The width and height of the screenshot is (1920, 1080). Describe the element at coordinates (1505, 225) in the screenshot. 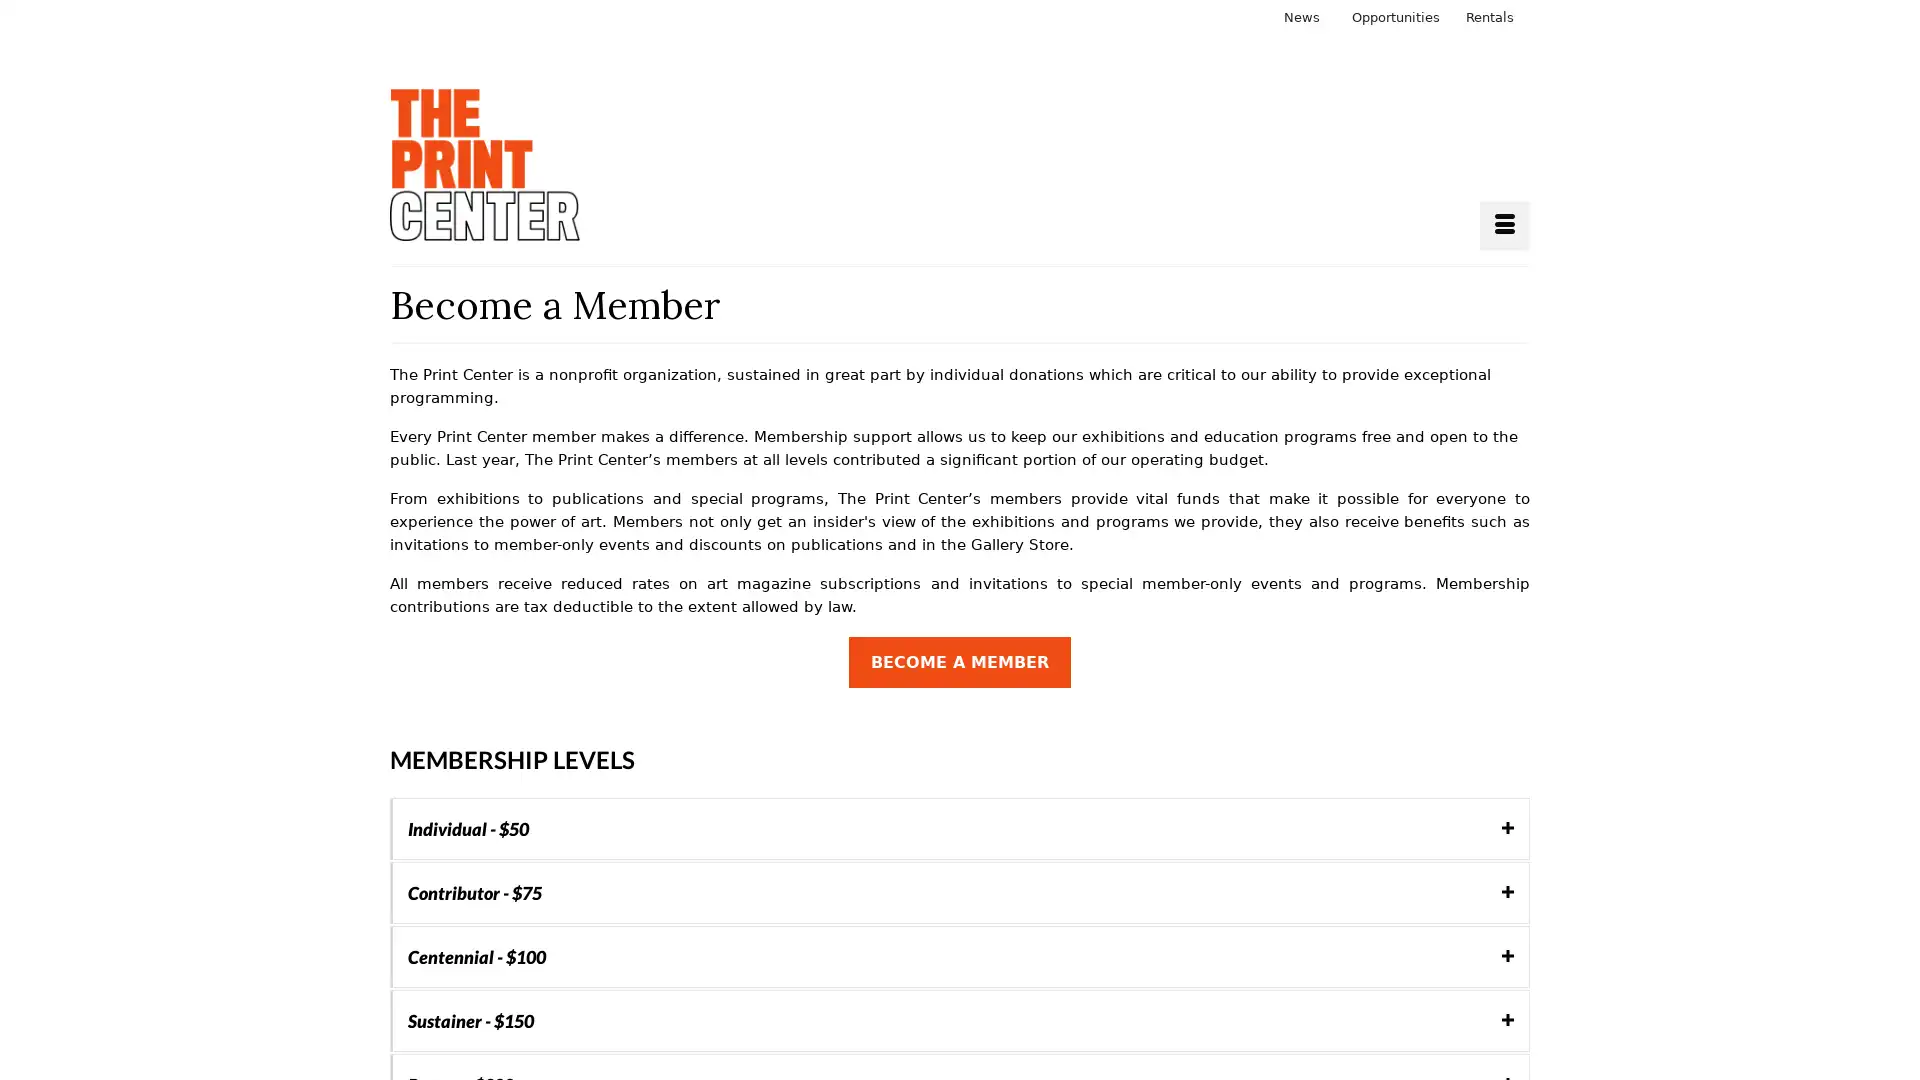

I see `Menu` at that location.